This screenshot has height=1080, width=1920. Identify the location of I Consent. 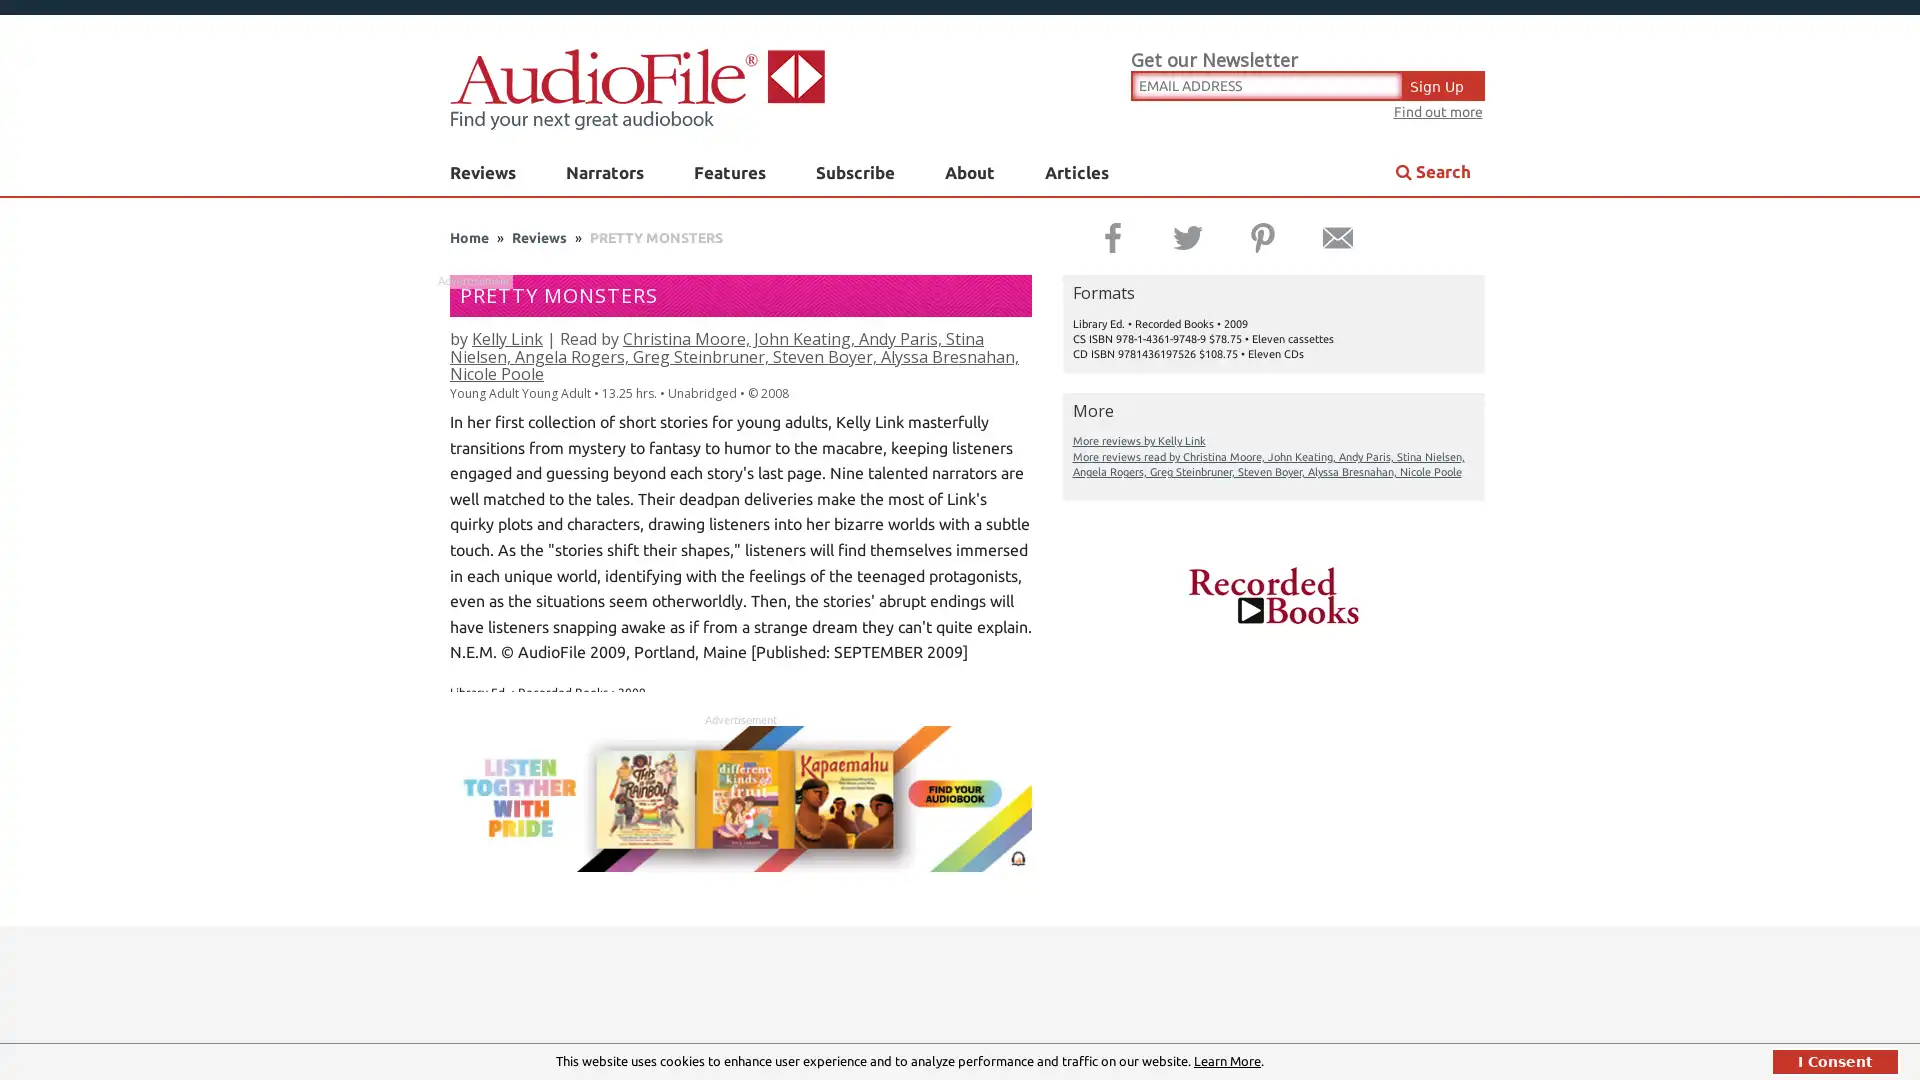
(1835, 1060).